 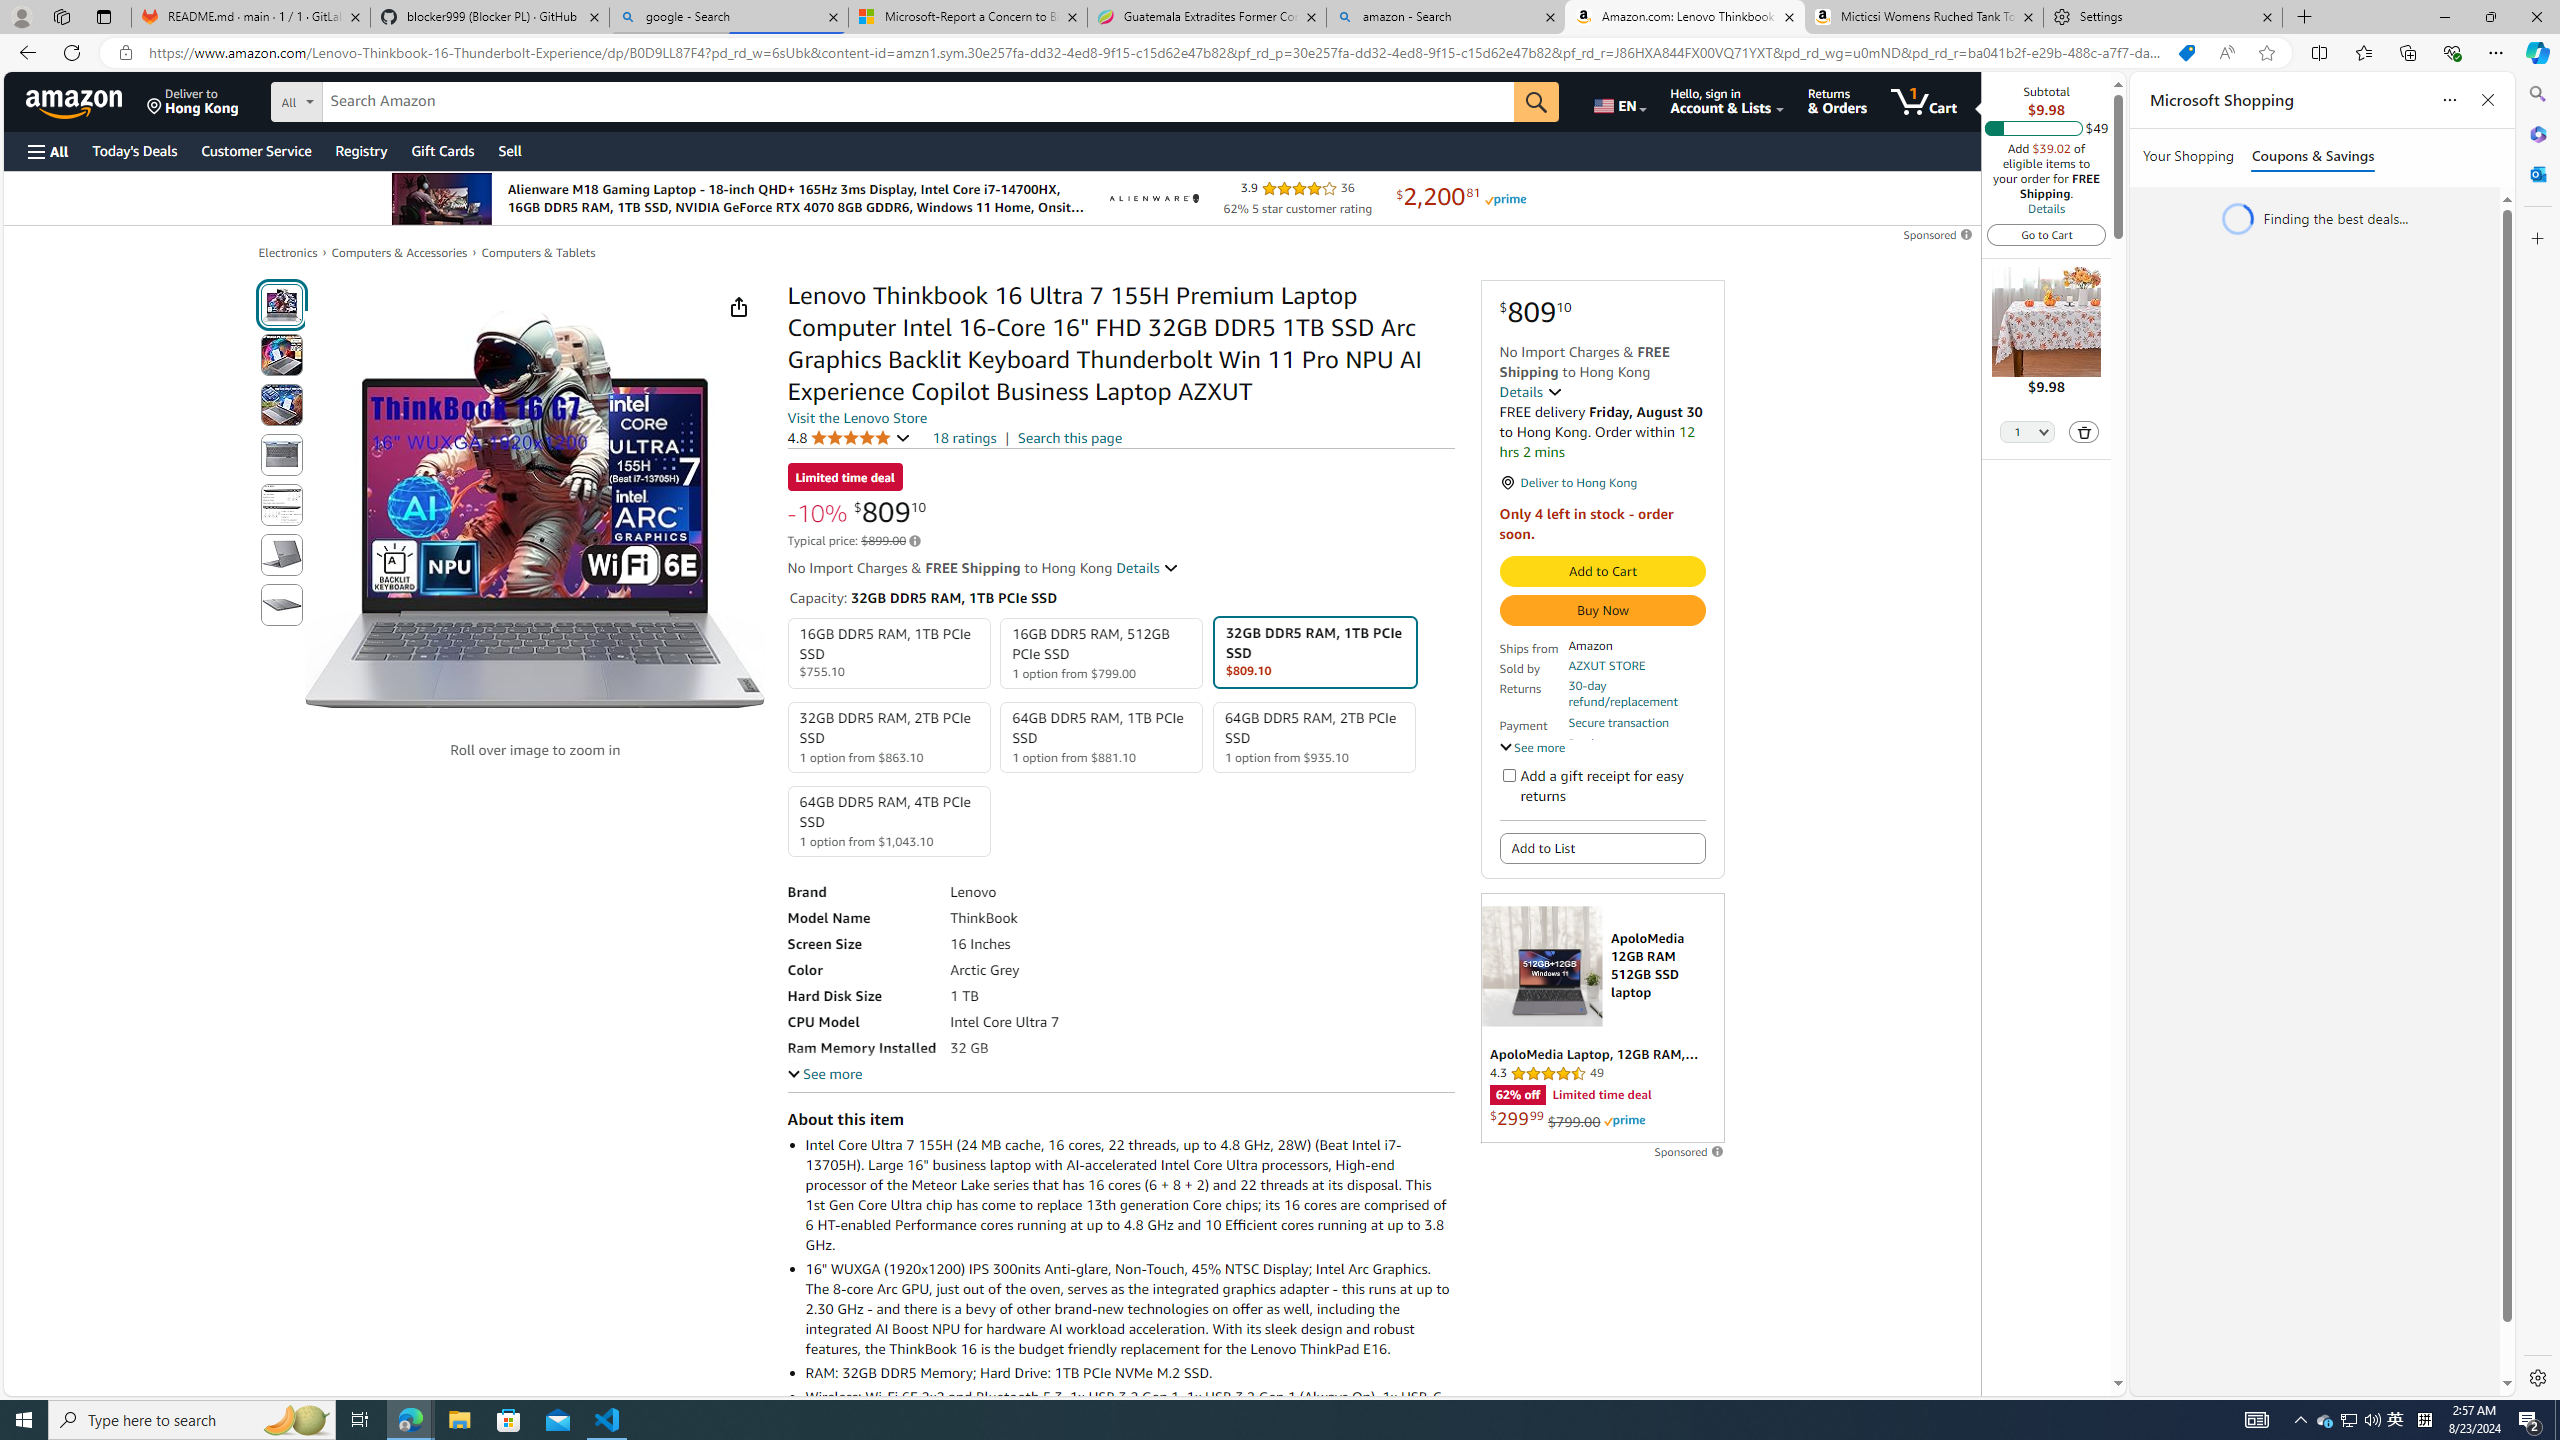 I want to click on 'Open Menu', so click(x=46, y=150).